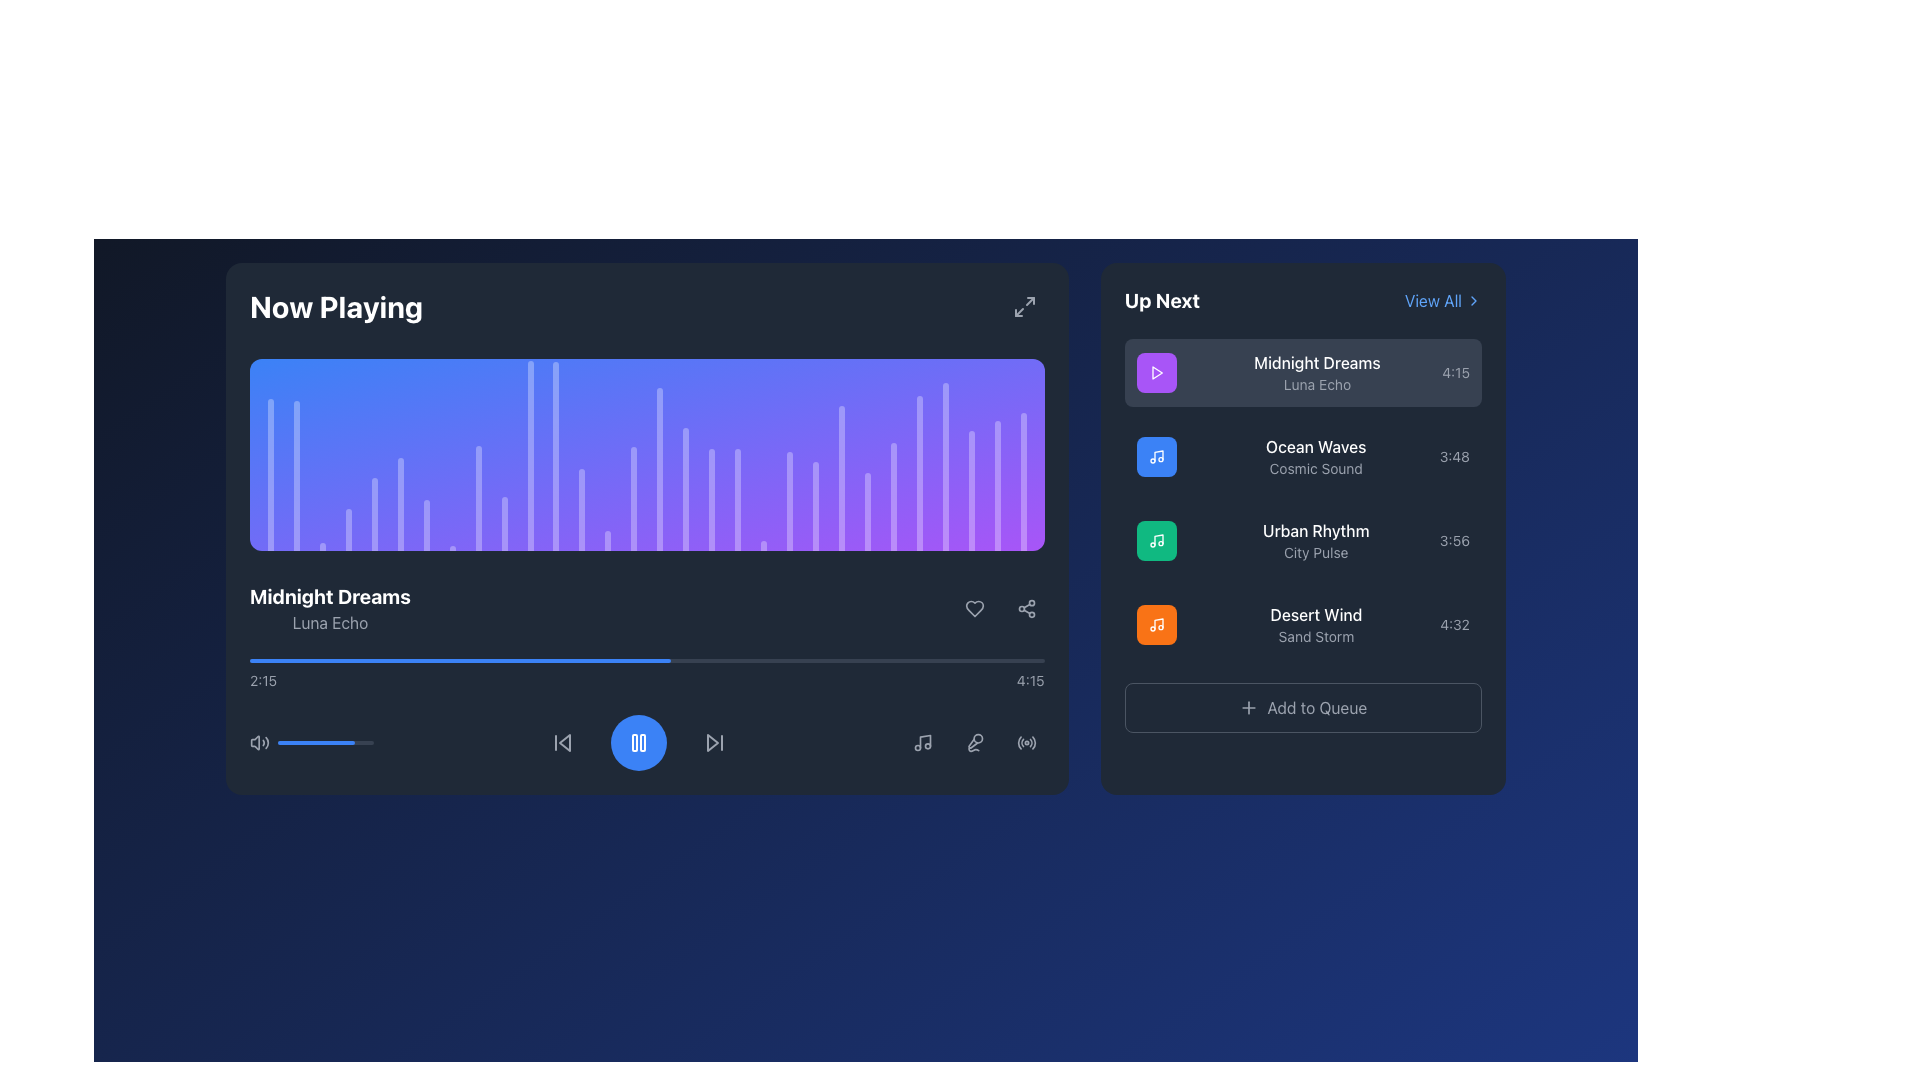 The height and width of the screenshot is (1080, 1920). Describe the element at coordinates (974, 608) in the screenshot. I see `the heart icon in the bottom-right part of the primary music player interface to favorite the currently playing song` at that location.